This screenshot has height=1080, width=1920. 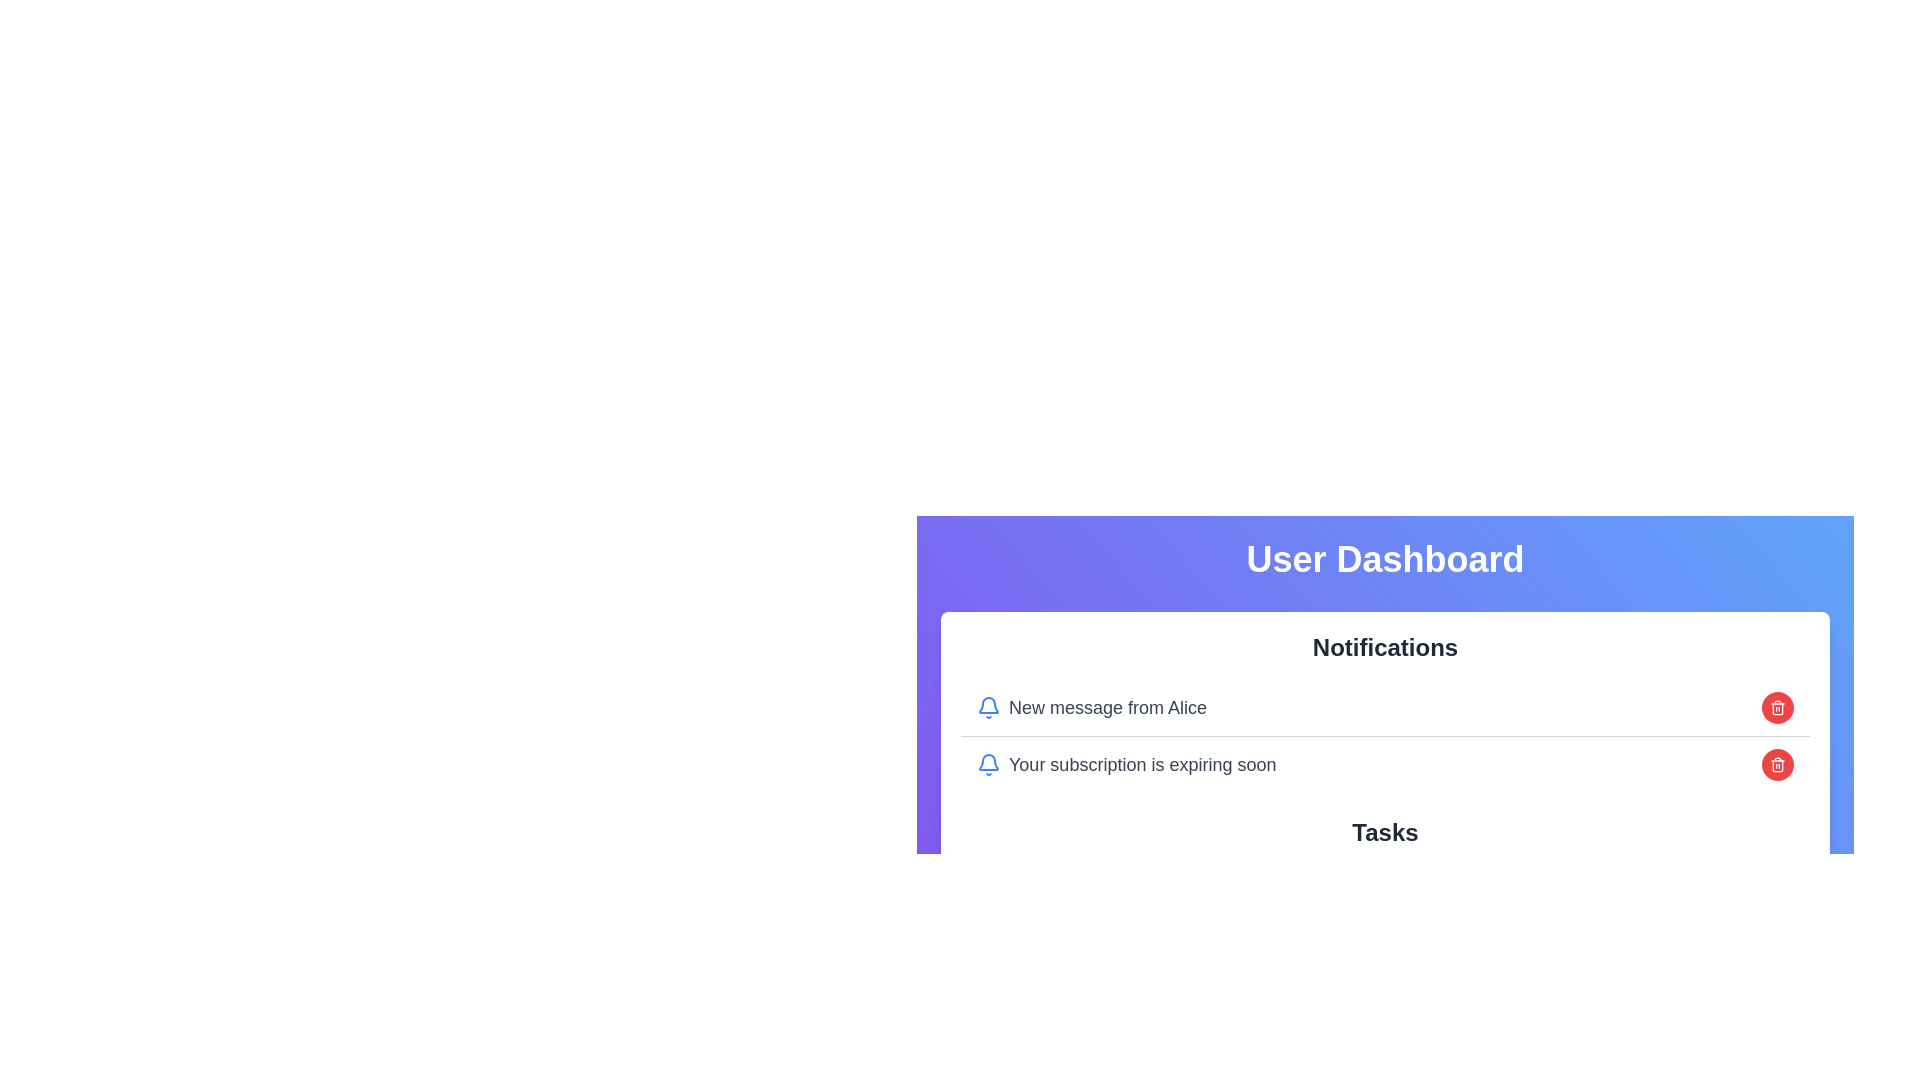 What do you see at coordinates (1091, 707) in the screenshot?
I see `notification label indicating a new message from Alice, located in the first row of the Notifications section, to the right of the blue notification bell icon` at bounding box center [1091, 707].